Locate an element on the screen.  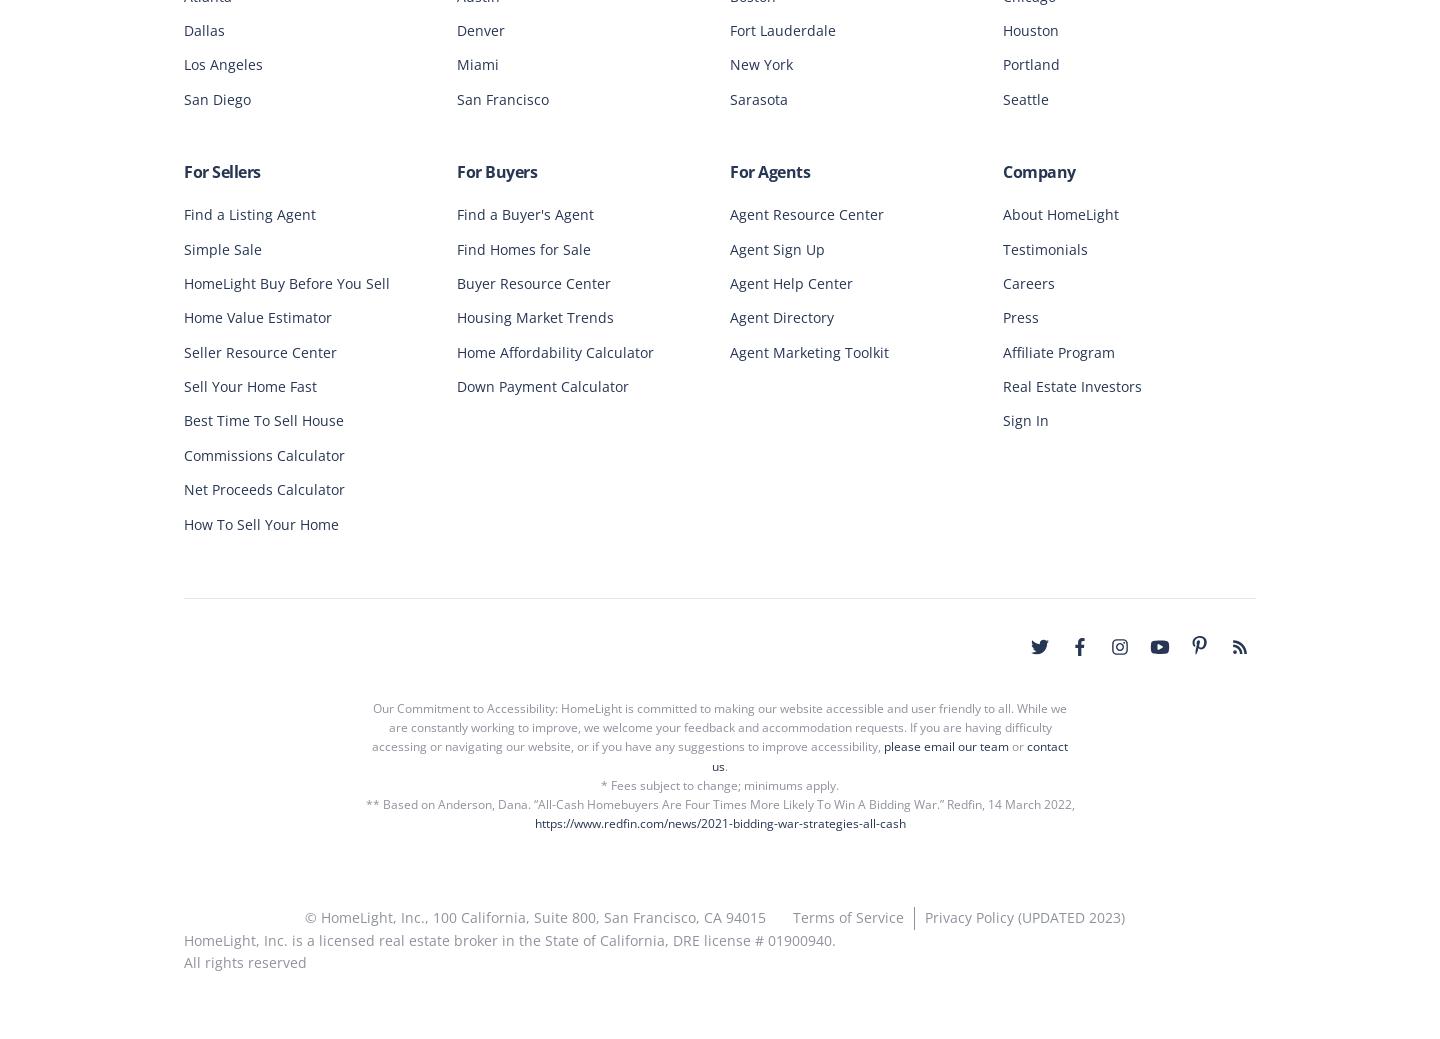
'Real Estate Investors' is located at coordinates (1072, 384).